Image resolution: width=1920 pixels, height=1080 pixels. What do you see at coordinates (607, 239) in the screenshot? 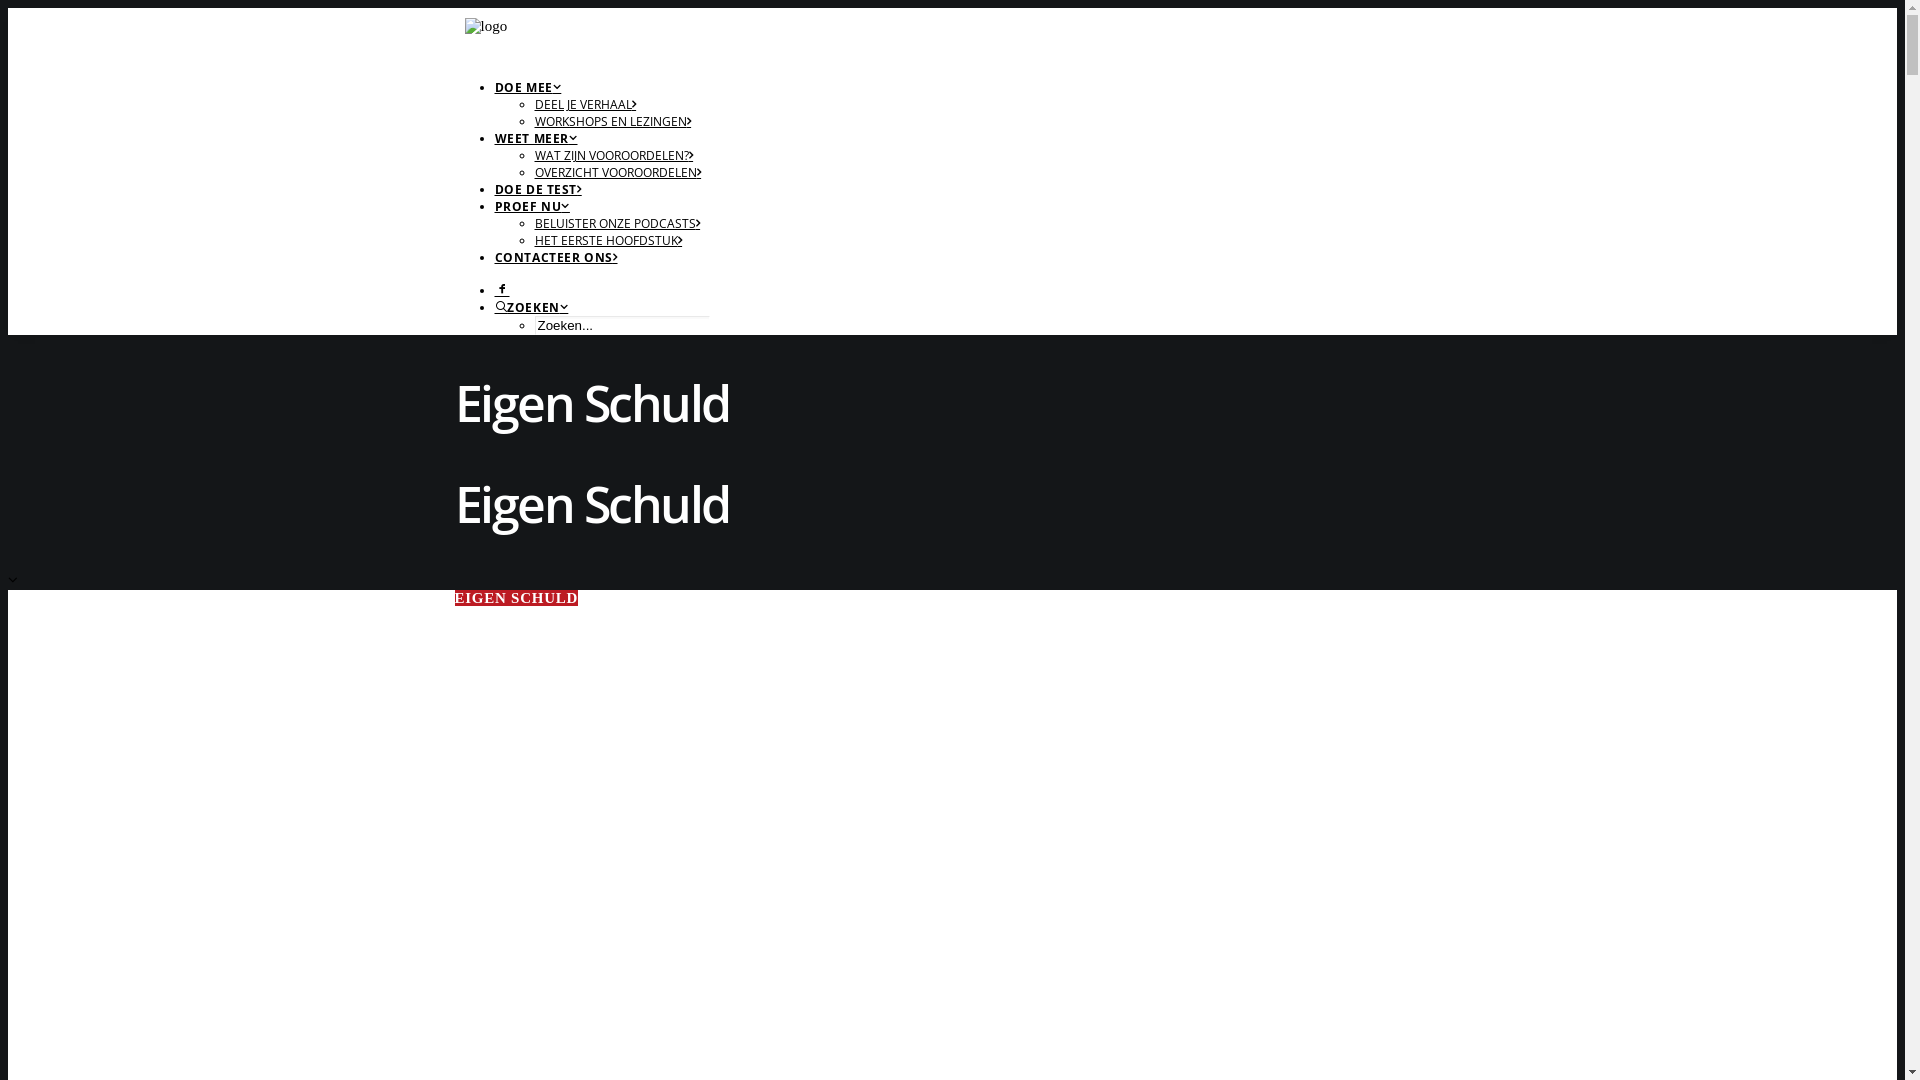
I see `'HET EERSTE HOOFDSTUK'` at bounding box center [607, 239].